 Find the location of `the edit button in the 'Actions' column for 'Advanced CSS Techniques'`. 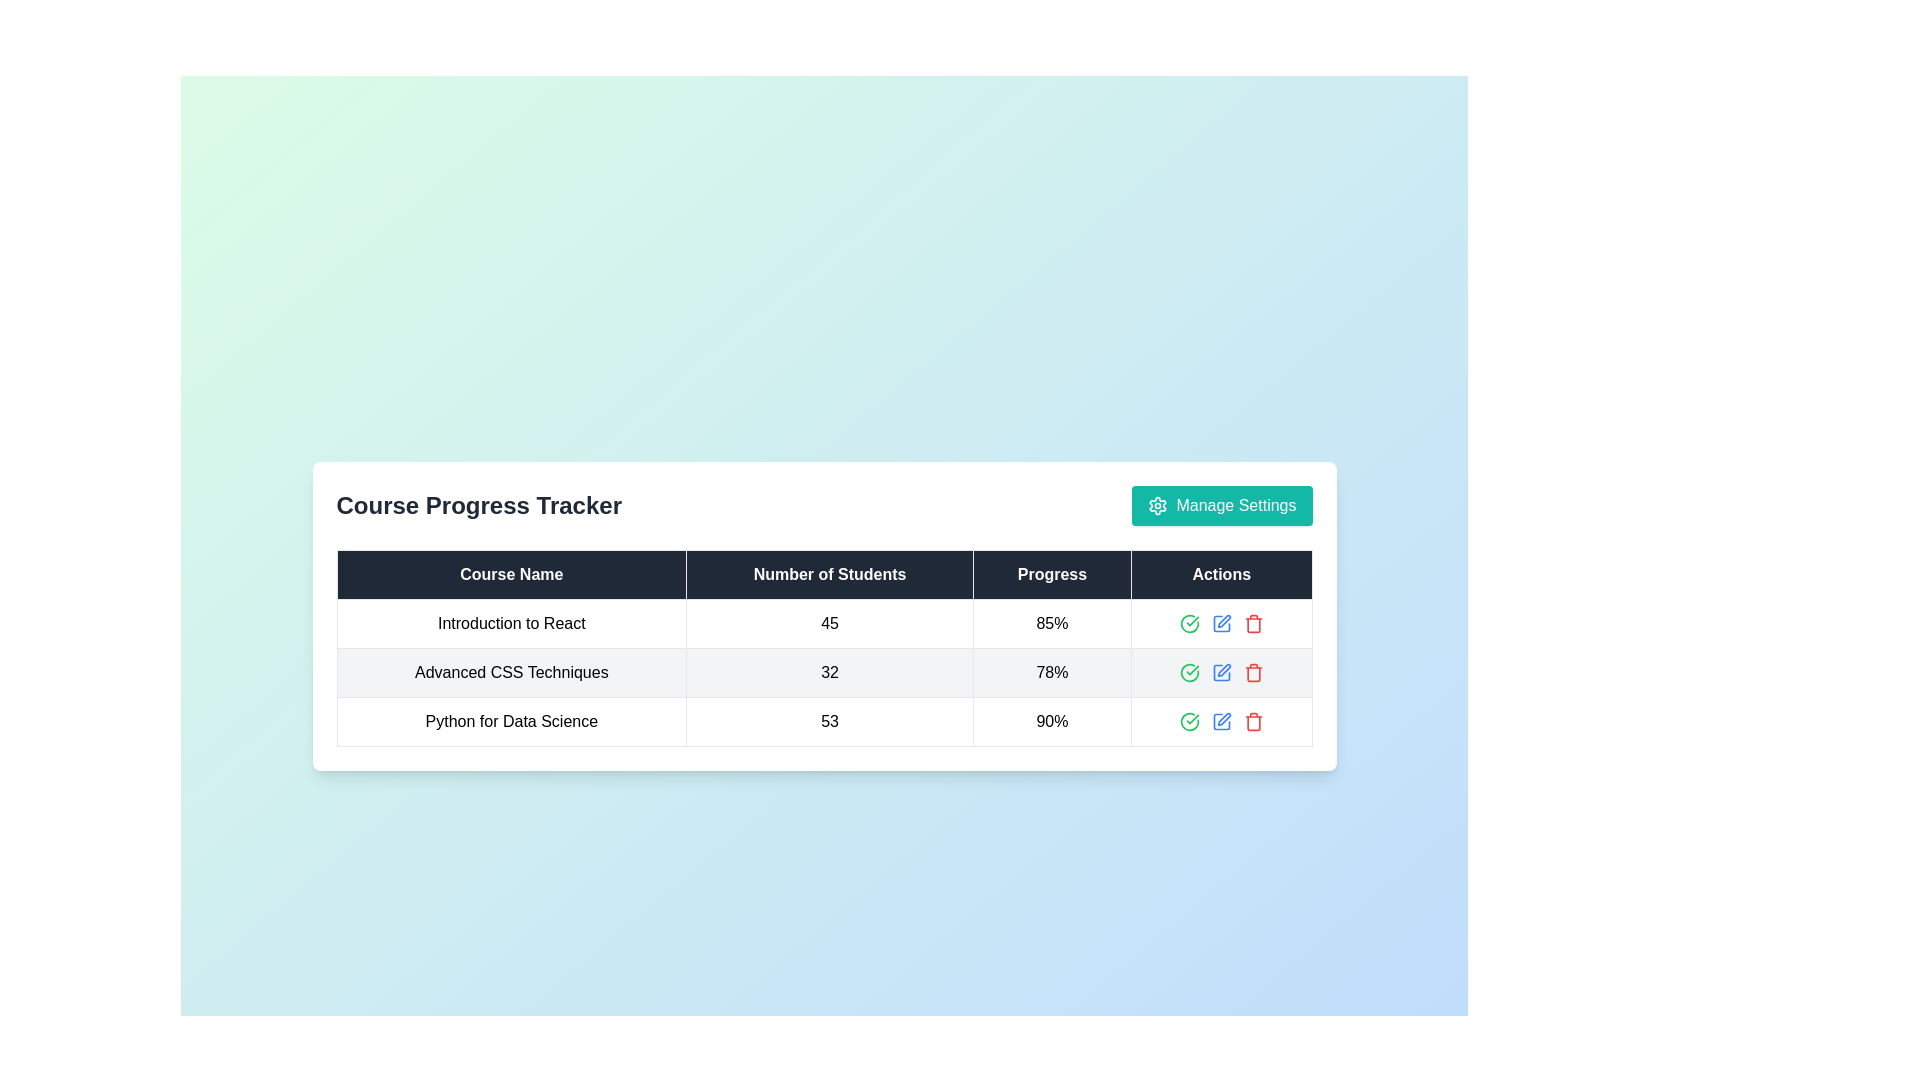

the edit button in the 'Actions' column for 'Advanced CSS Techniques' is located at coordinates (1220, 672).